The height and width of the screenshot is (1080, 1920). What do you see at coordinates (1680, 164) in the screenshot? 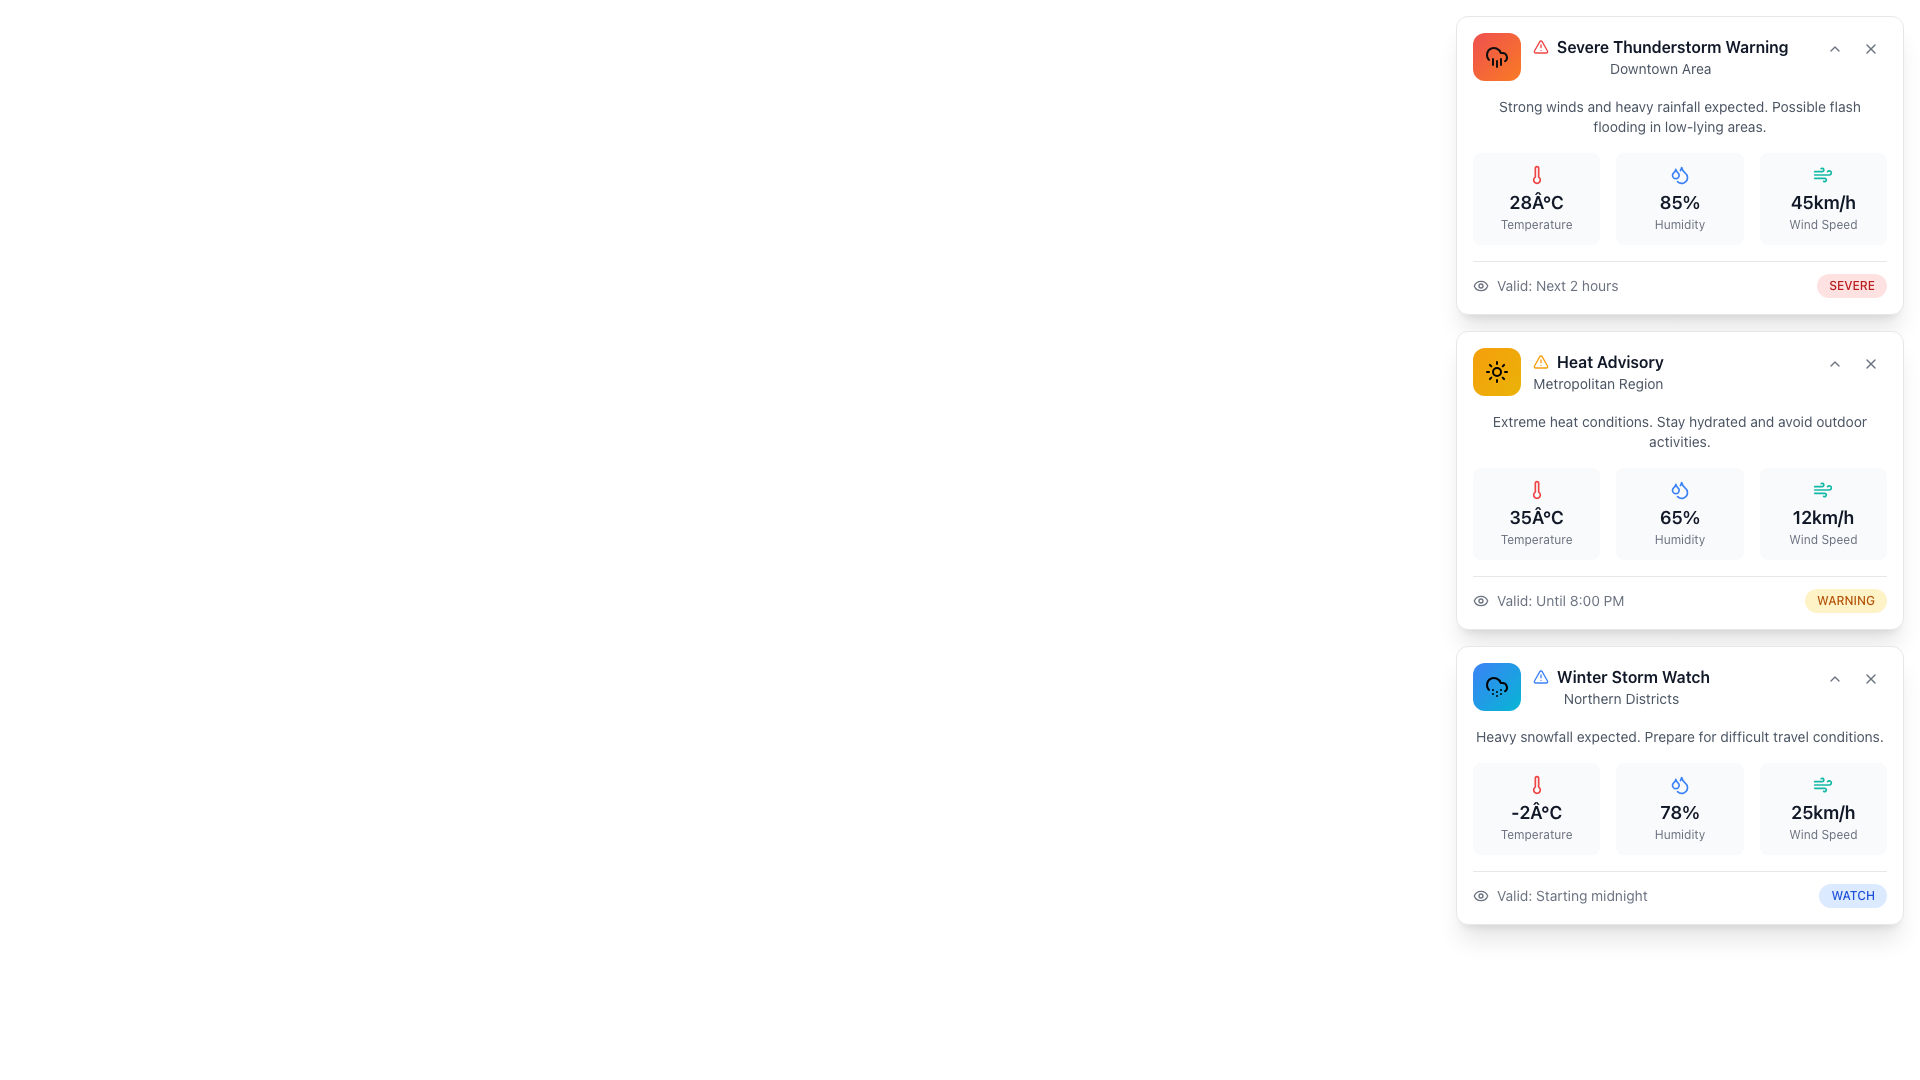
I see `the weather alert card displaying 'Severe Thunderstorm Warning' with a red-orange gradient icon, located at the top of the column` at bounding box center [1680, 164].